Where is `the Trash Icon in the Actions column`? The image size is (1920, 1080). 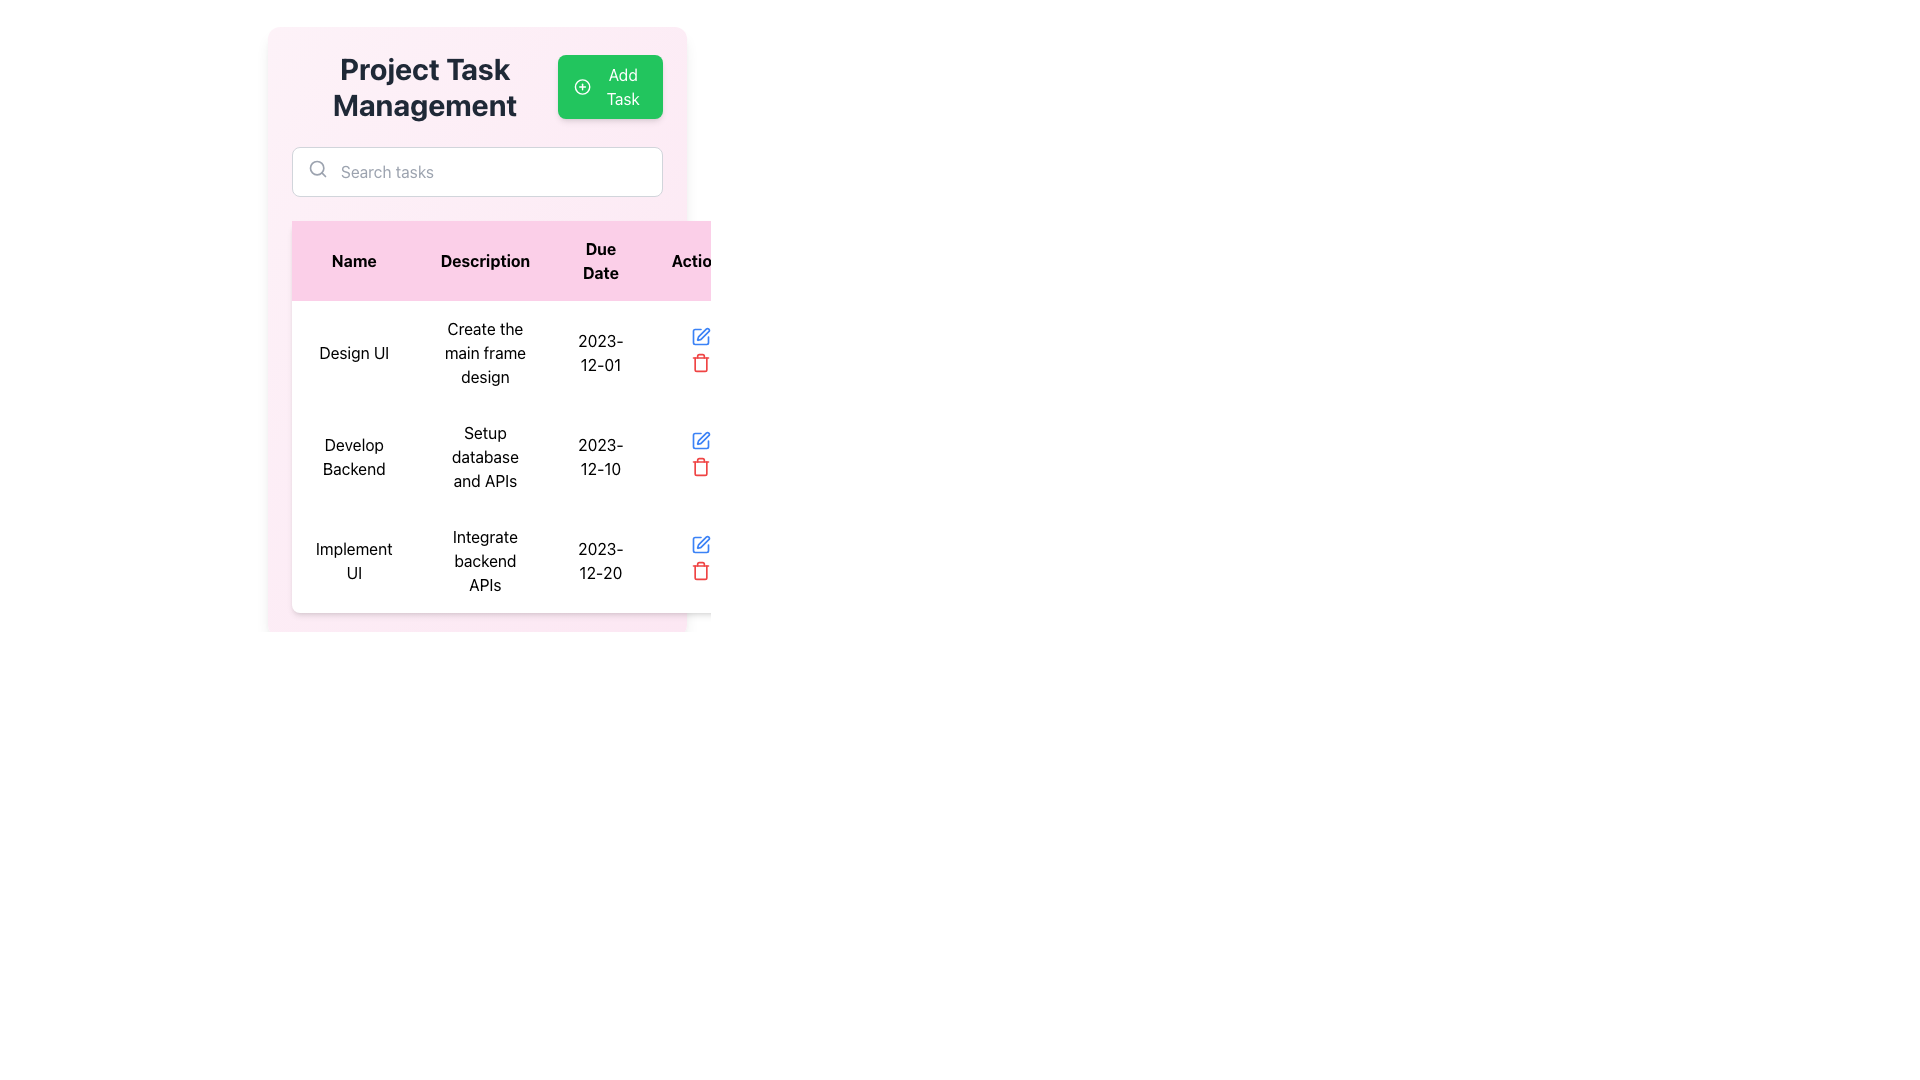
the Trash Icon in the Actions column is located at coordinates (700, 467).